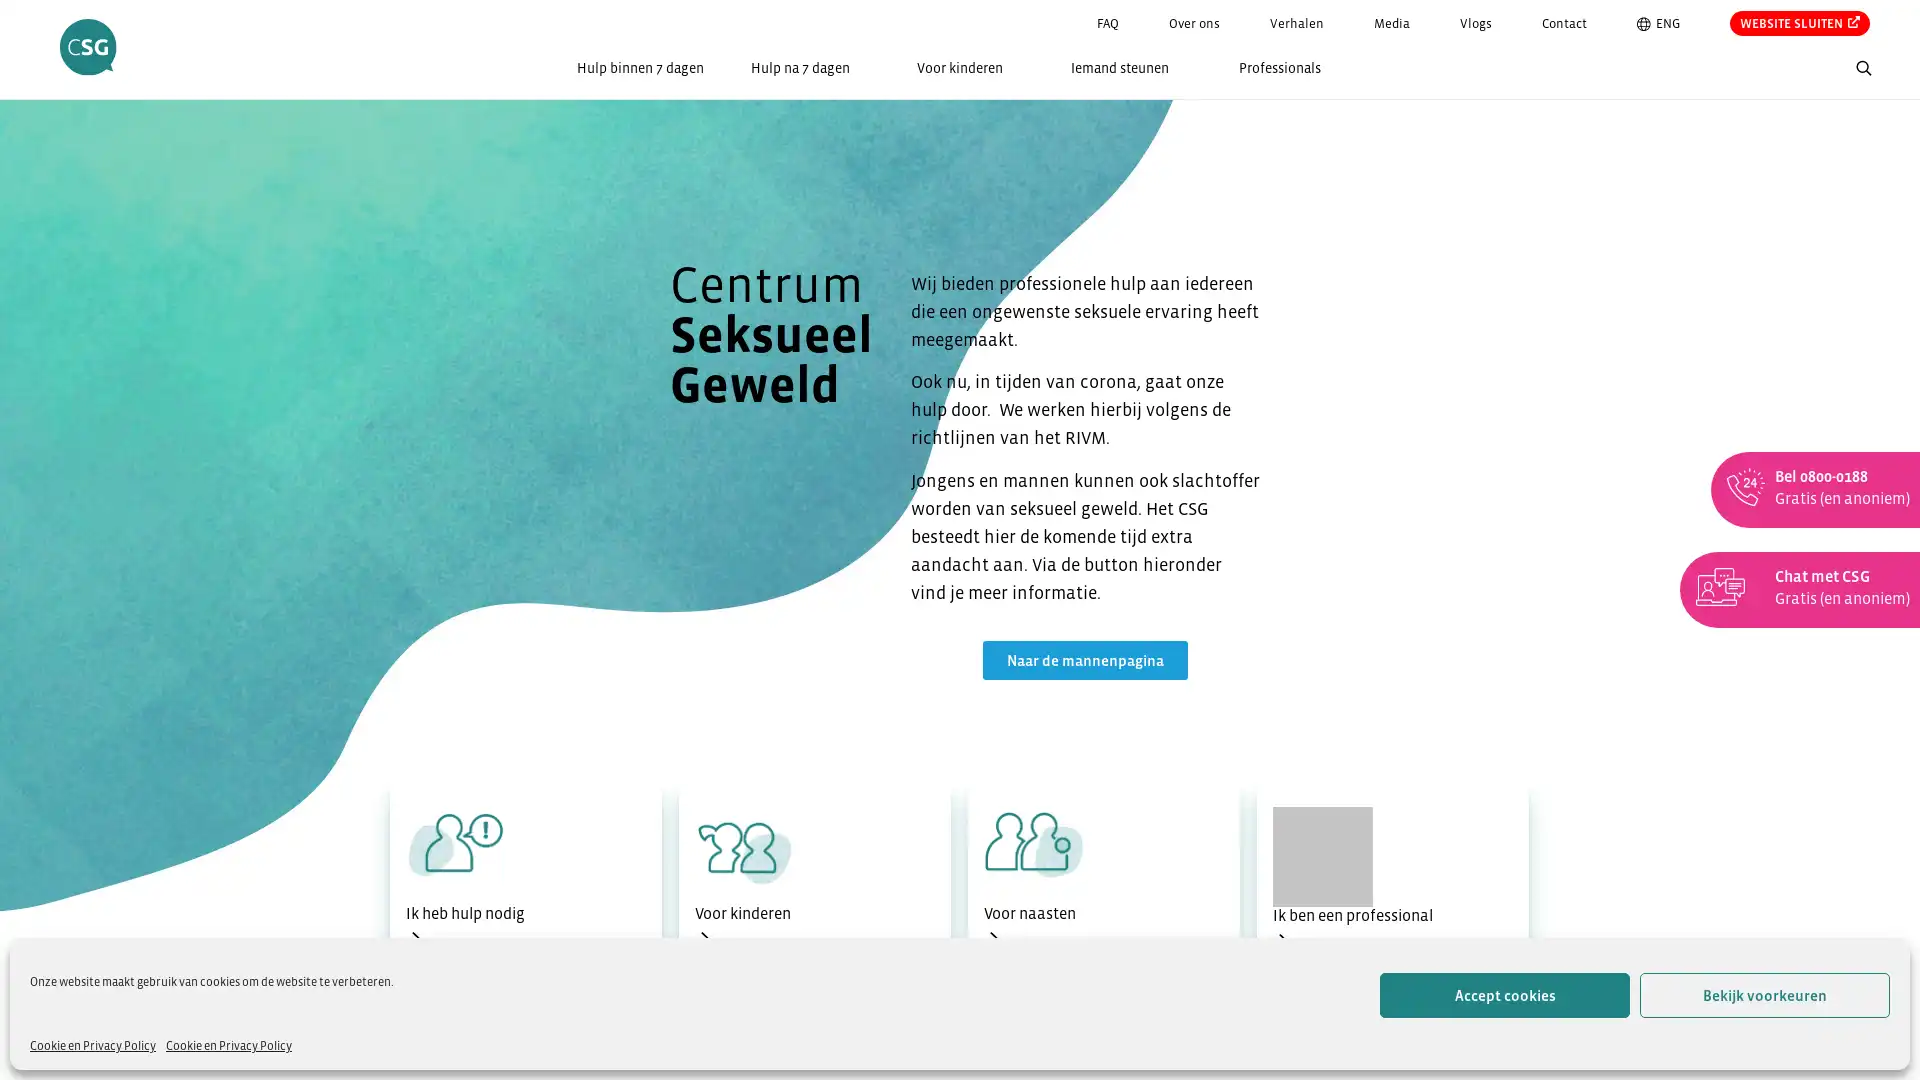 The width and height of the screenshot is (1920, 1080). Describe the element at coordinates (1505, 995) in the screenshot. I see `Accept cookies` at that location.